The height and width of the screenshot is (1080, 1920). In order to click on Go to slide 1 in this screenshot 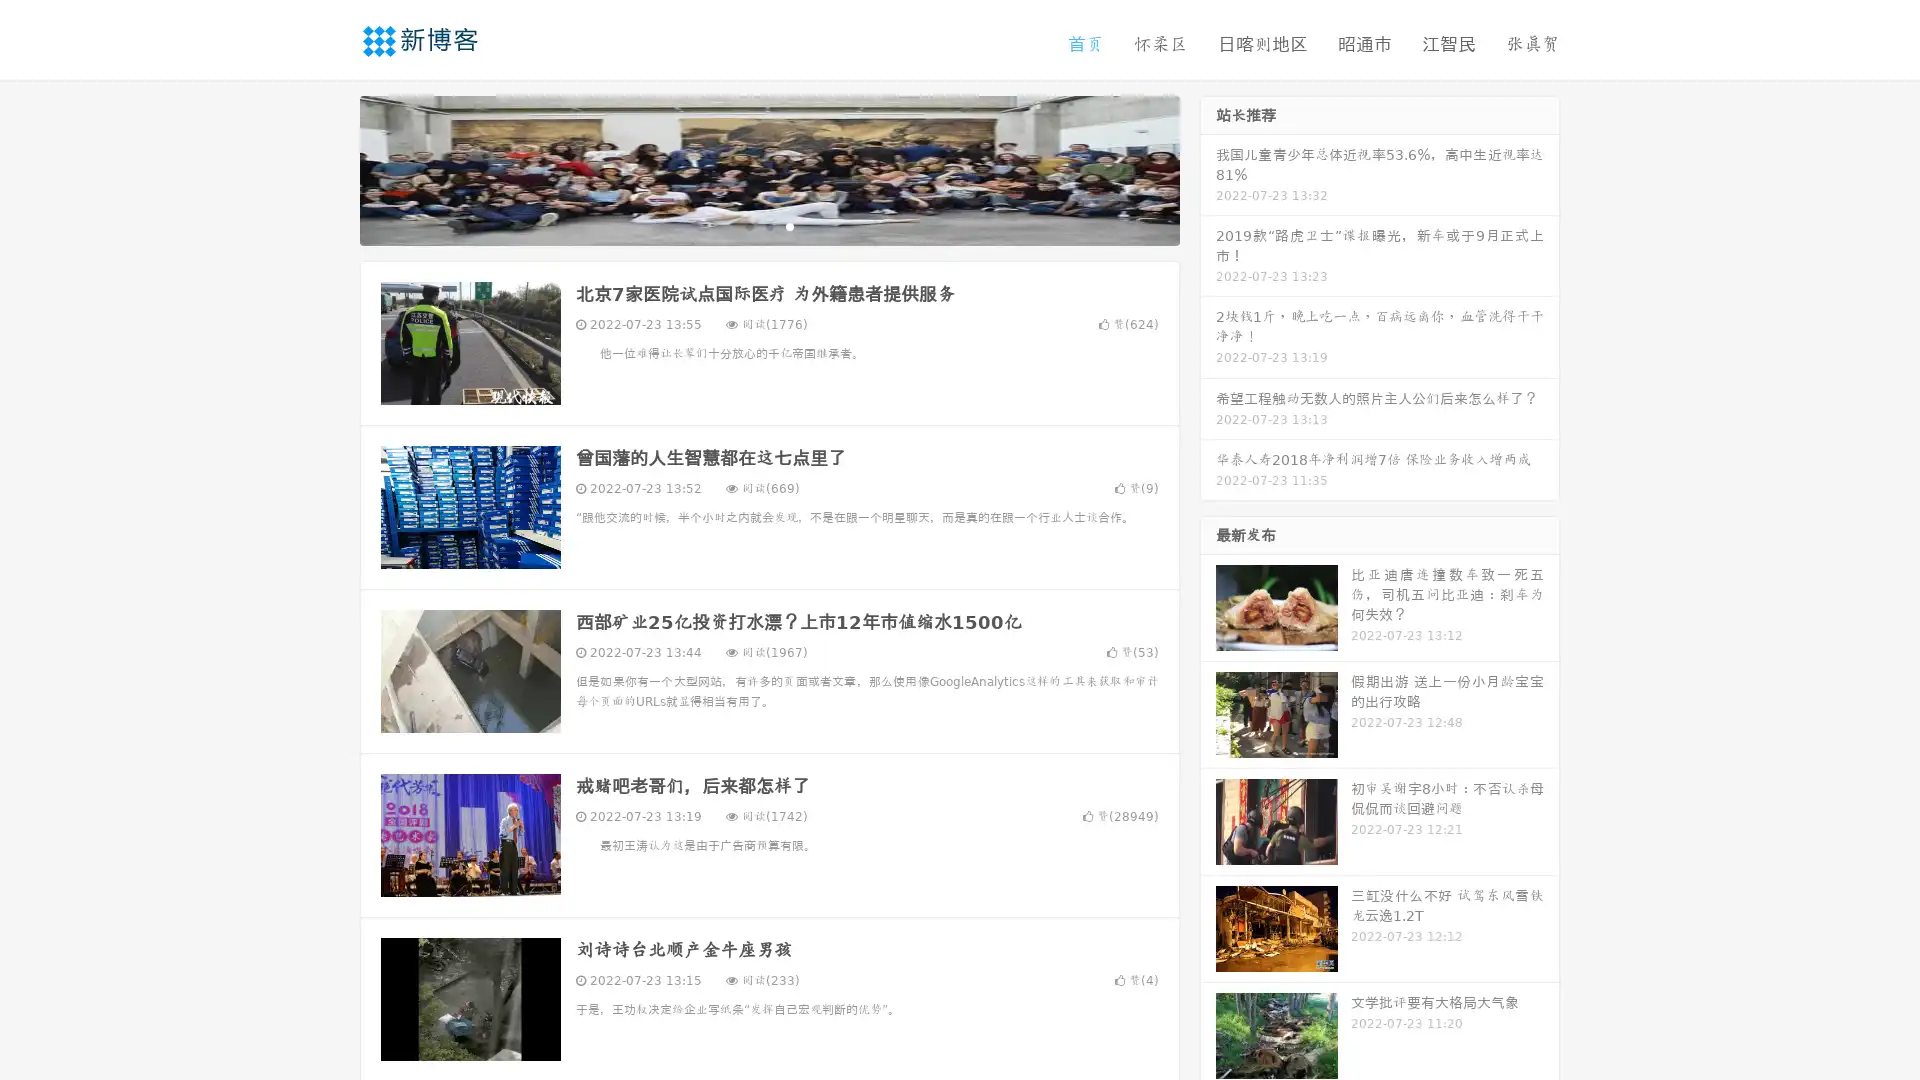, I will do `click(748, 225)`.